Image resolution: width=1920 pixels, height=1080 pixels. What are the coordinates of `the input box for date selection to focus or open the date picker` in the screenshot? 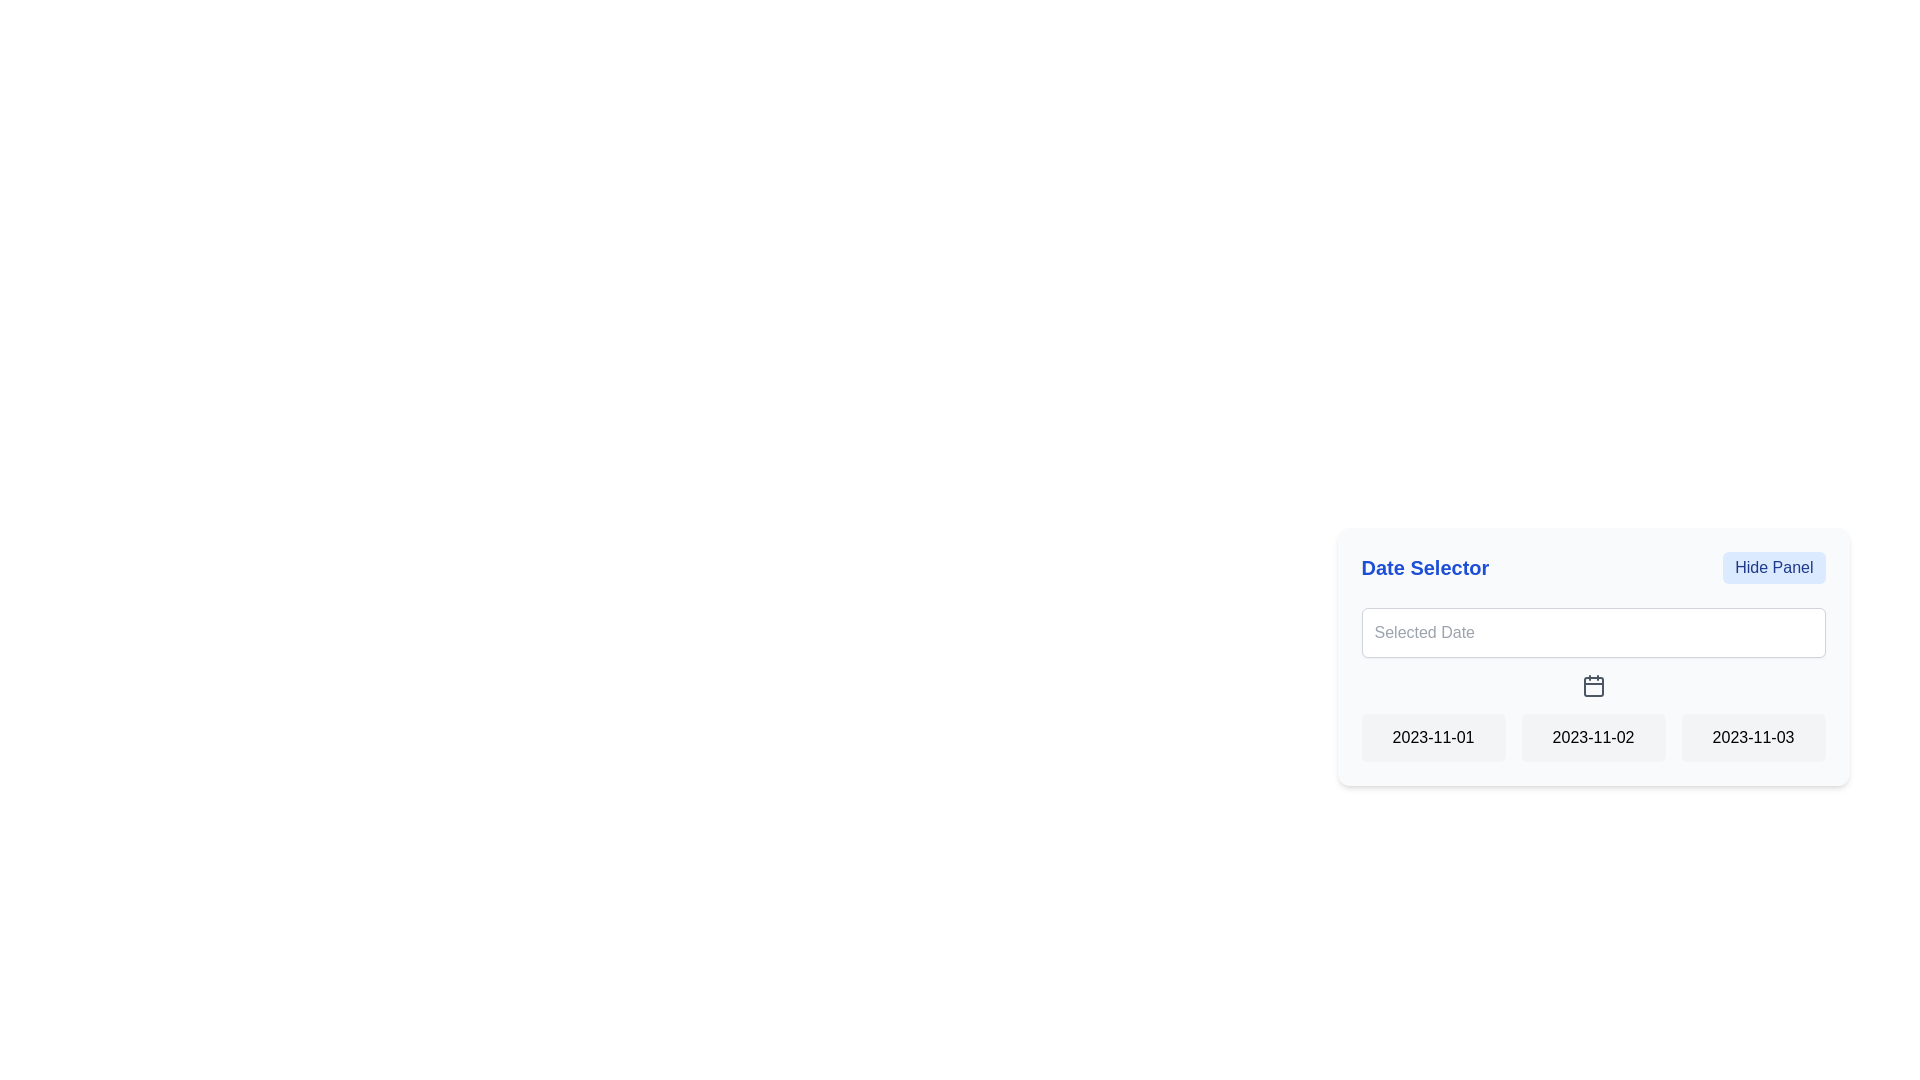 It's located at (1592, 632).